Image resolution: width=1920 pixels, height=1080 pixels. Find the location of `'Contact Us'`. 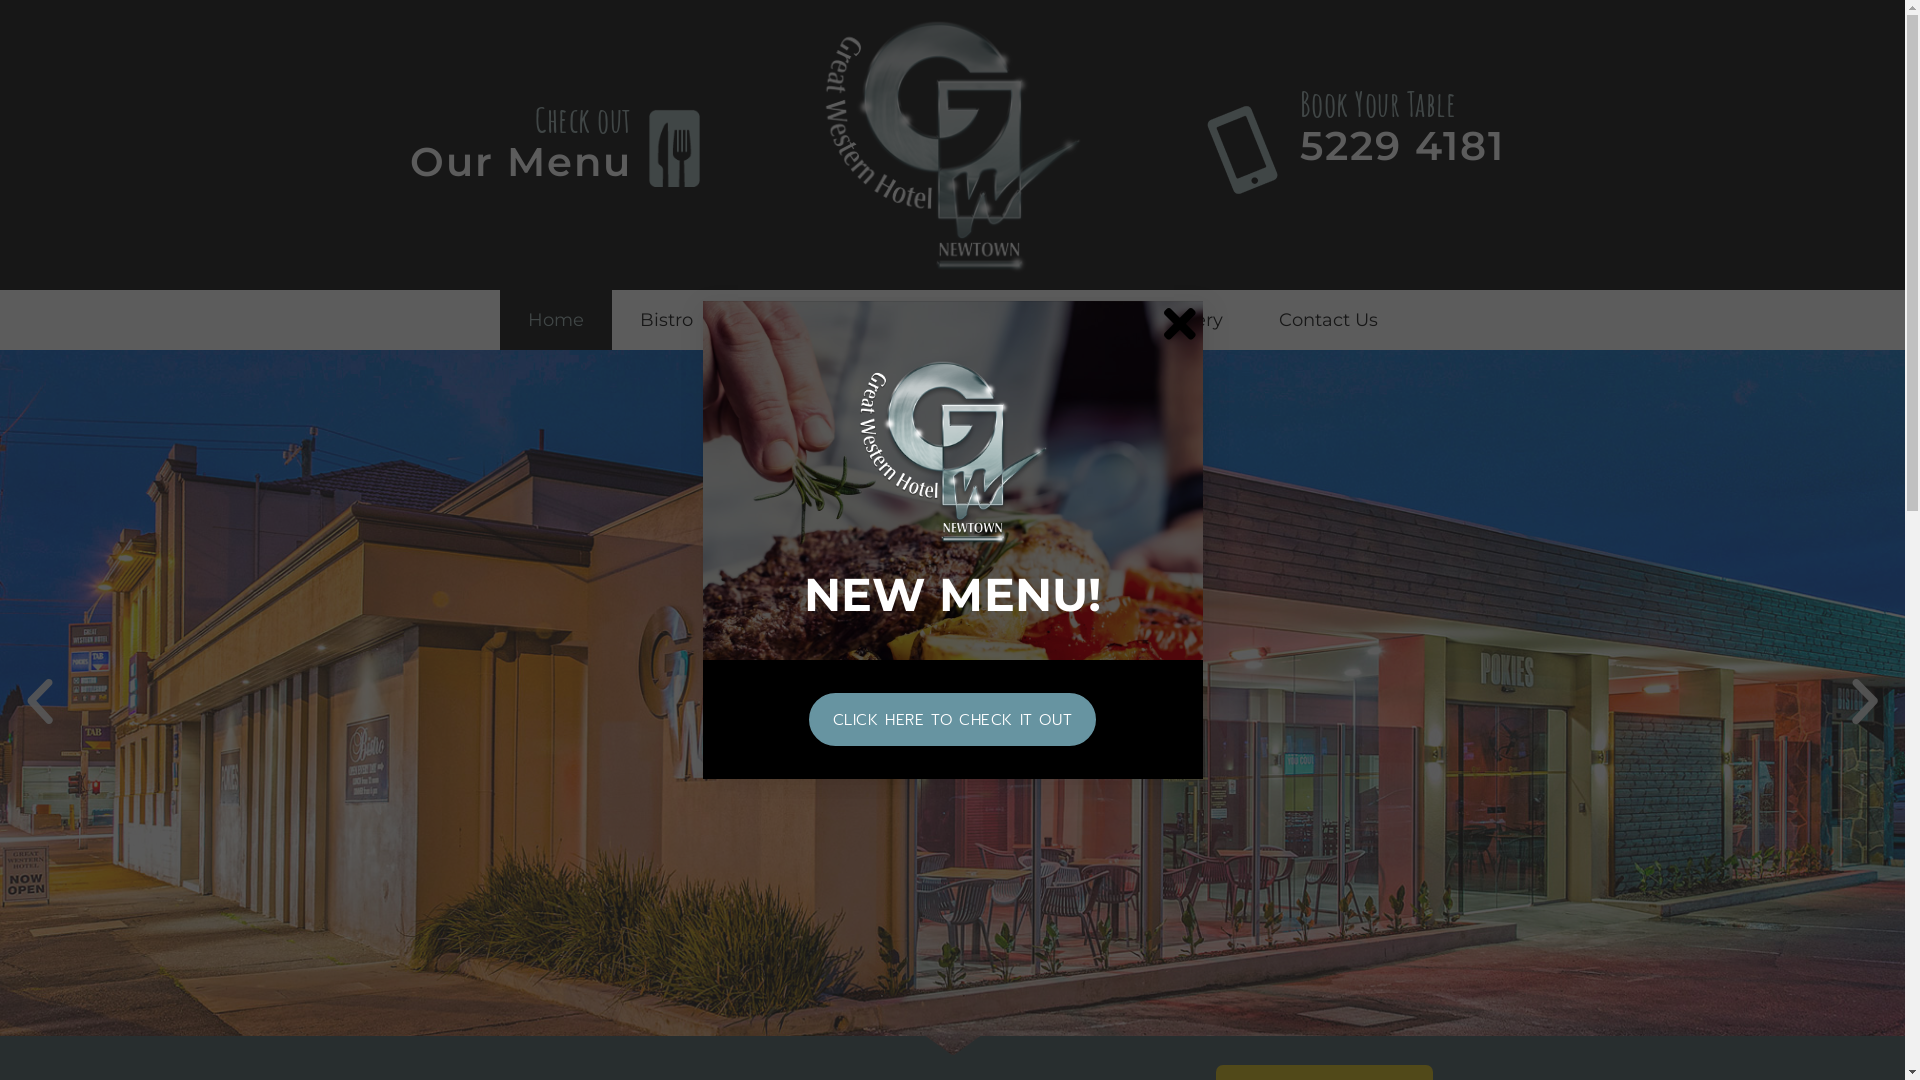

'Contact Us' is located at coordinates (1327, 319).